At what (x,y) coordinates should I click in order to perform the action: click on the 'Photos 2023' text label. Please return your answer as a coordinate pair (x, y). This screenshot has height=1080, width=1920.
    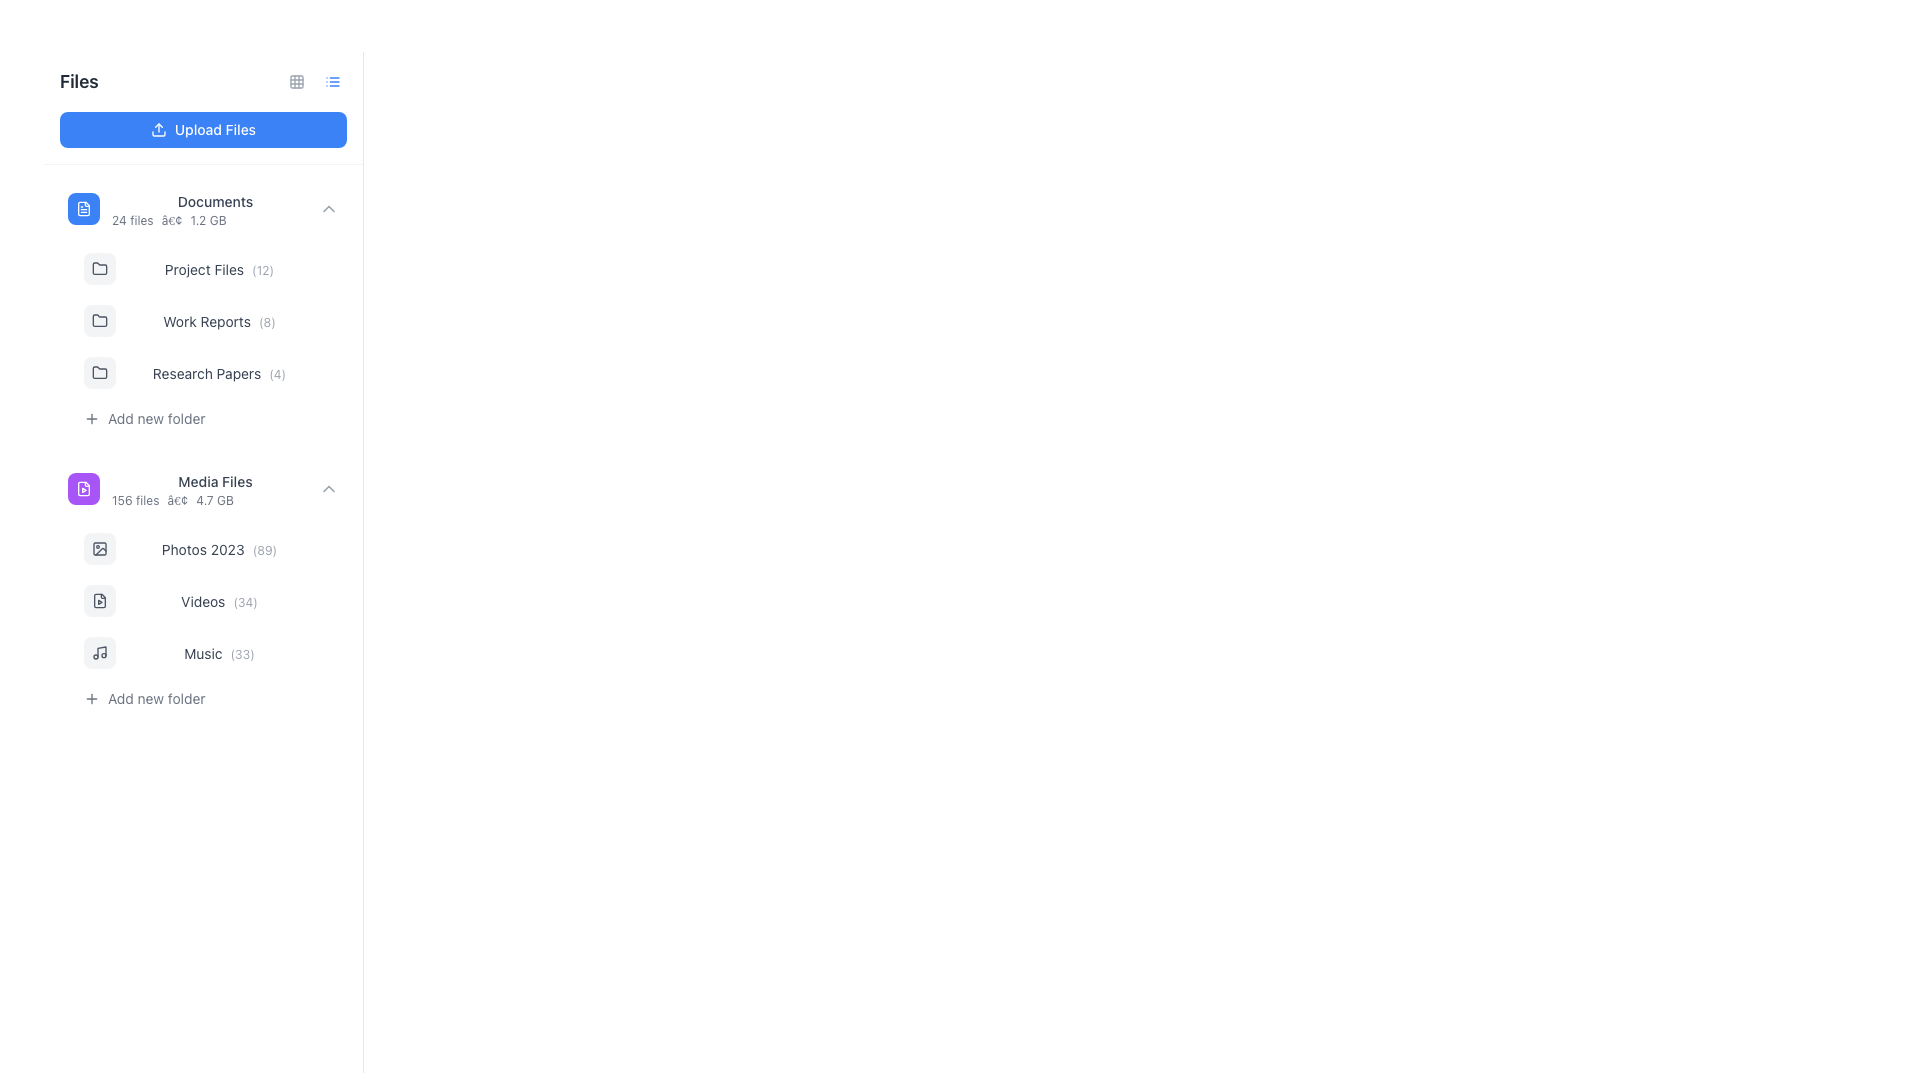
    Looking at the image, I should click on (203, 549).